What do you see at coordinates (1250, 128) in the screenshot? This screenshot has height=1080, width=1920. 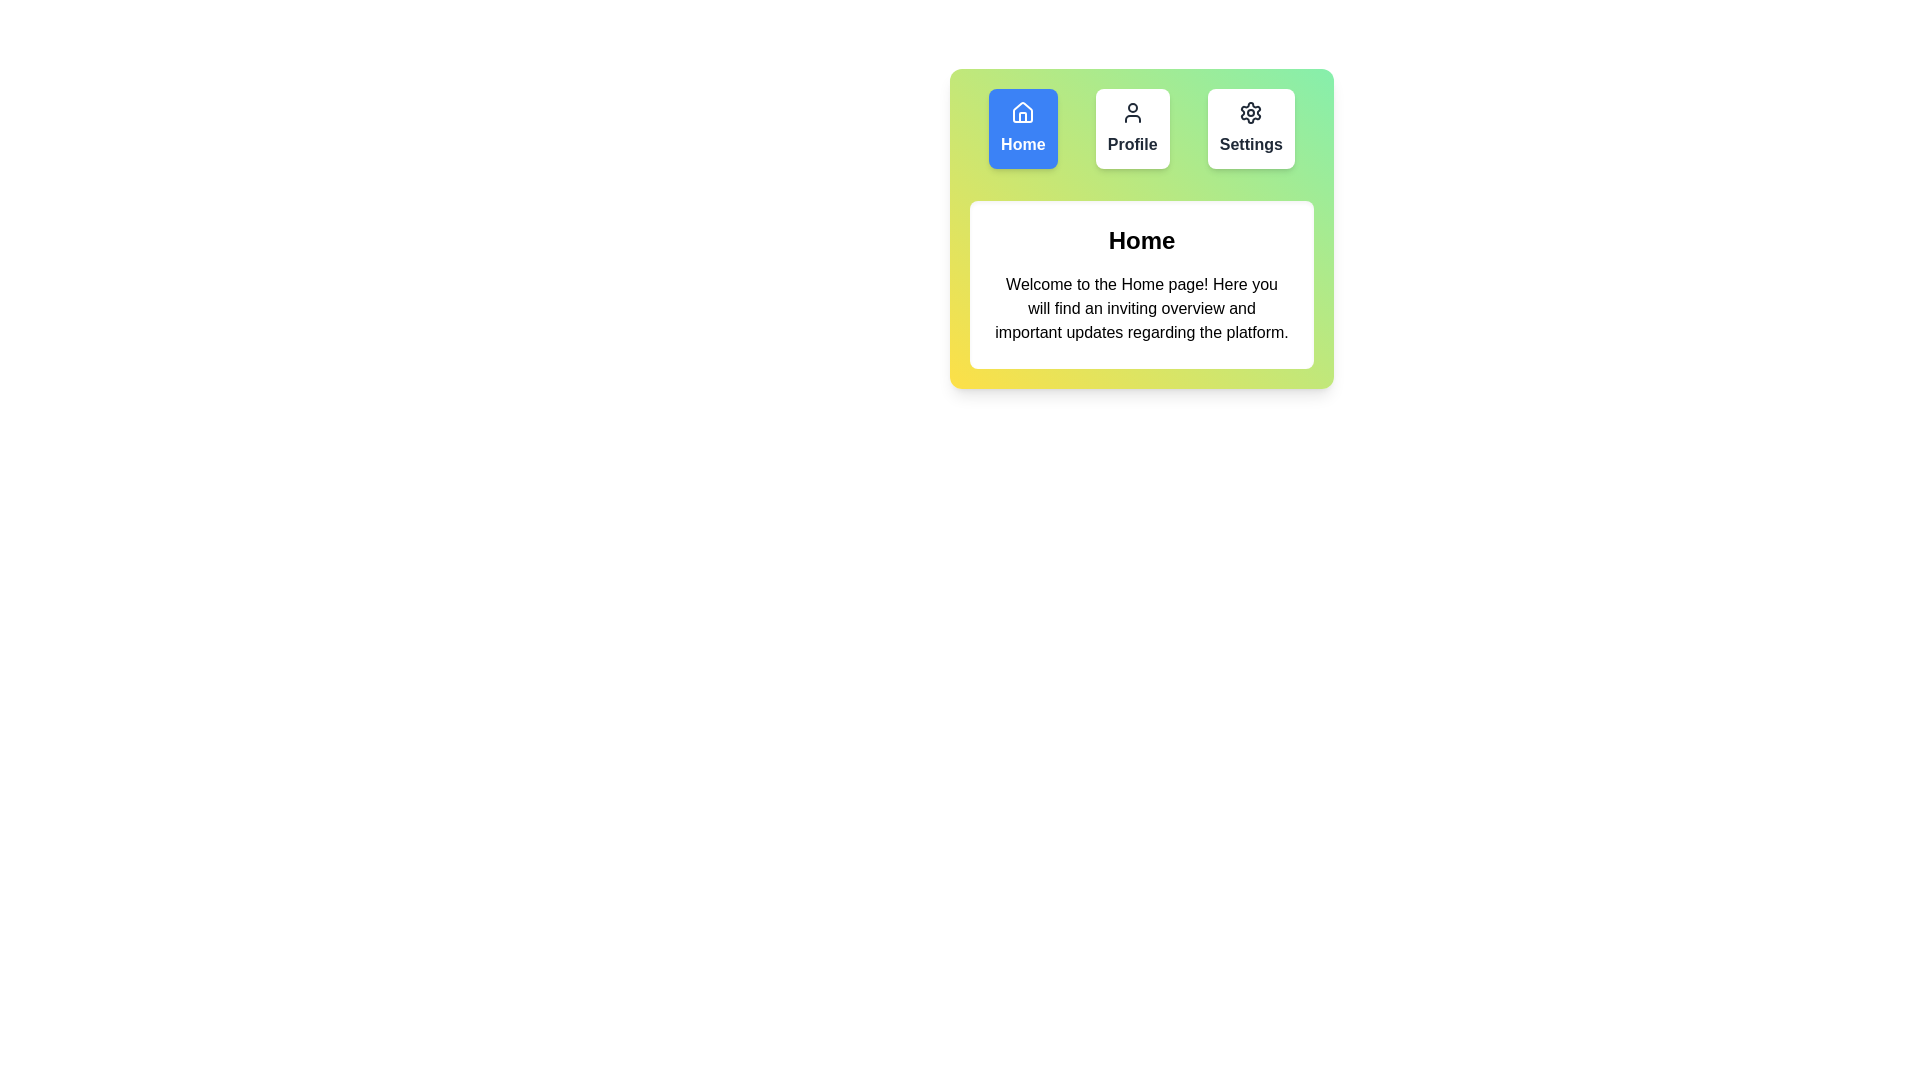 I see `the Settings button to observe its visual transition` at bounding box center [1250, 128].